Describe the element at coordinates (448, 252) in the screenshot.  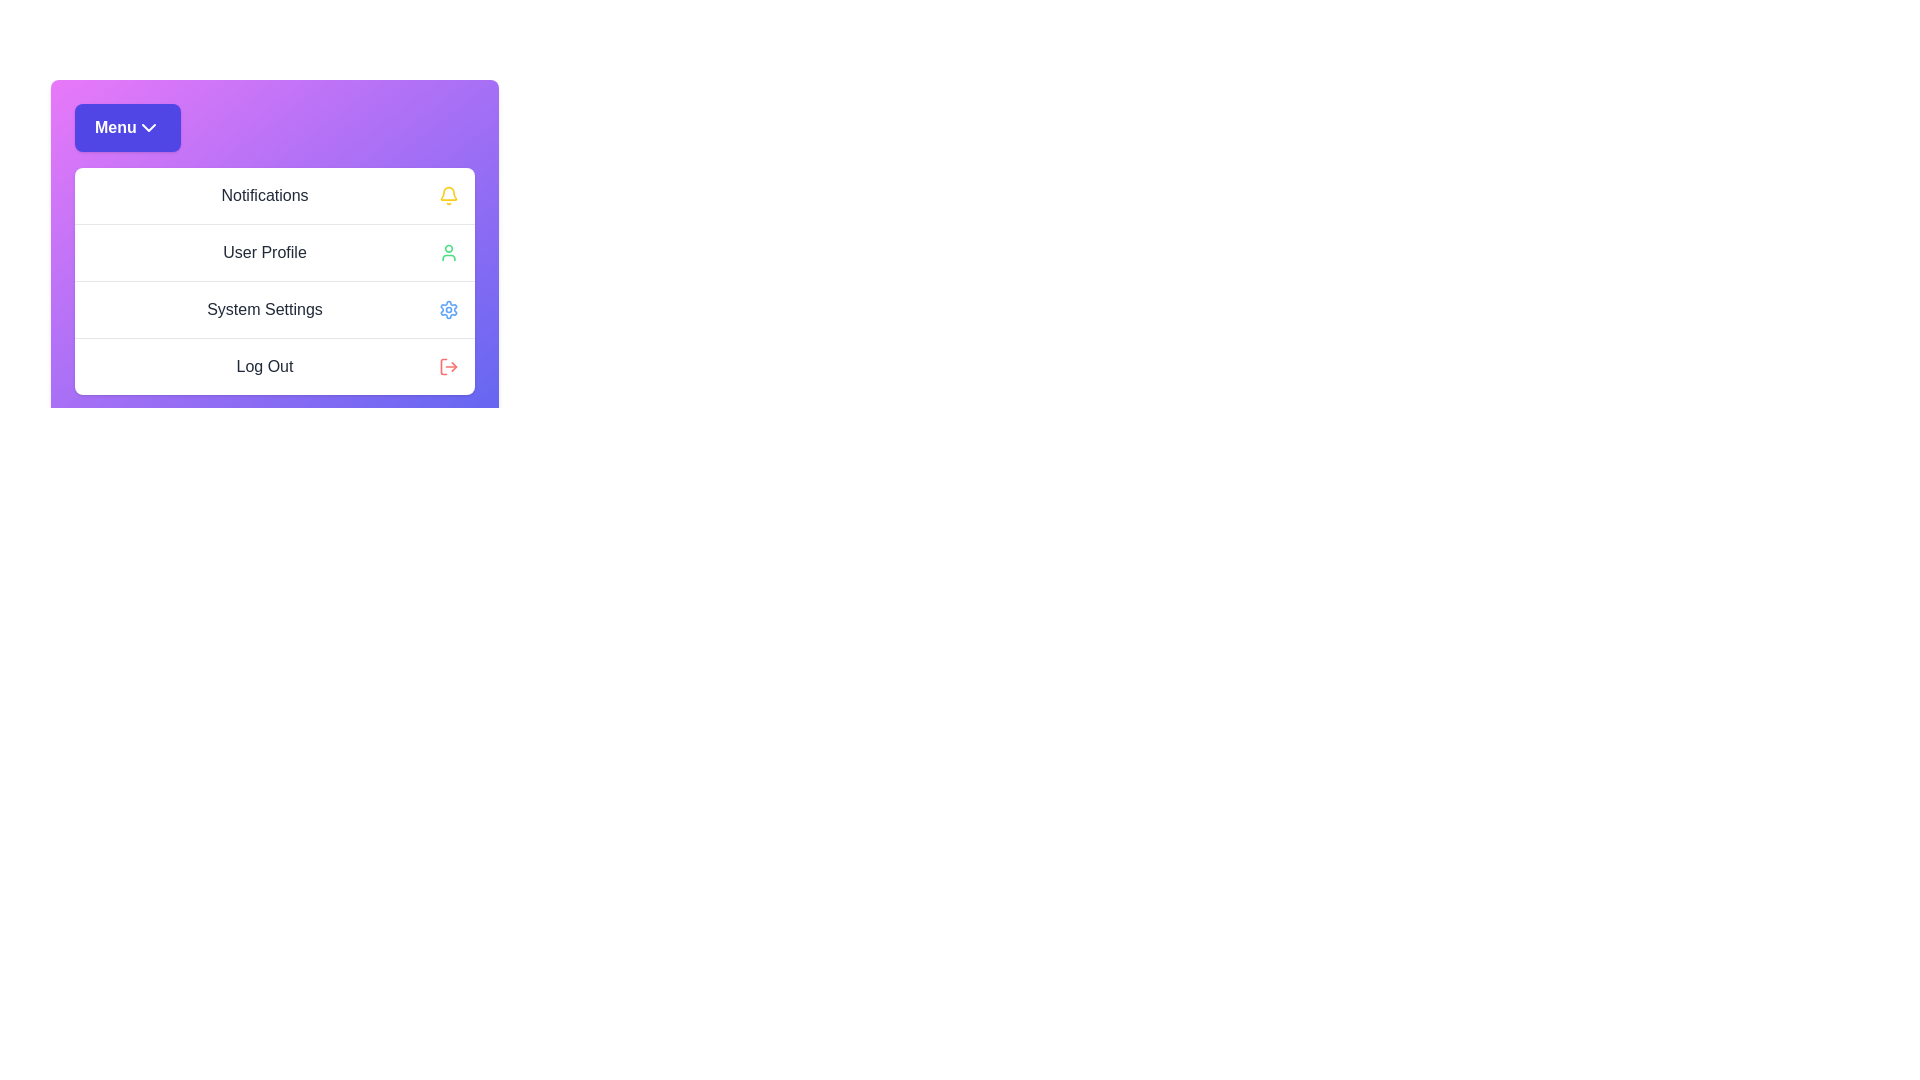
I see `the icon corresponding to User Profile in the menu` at that location.